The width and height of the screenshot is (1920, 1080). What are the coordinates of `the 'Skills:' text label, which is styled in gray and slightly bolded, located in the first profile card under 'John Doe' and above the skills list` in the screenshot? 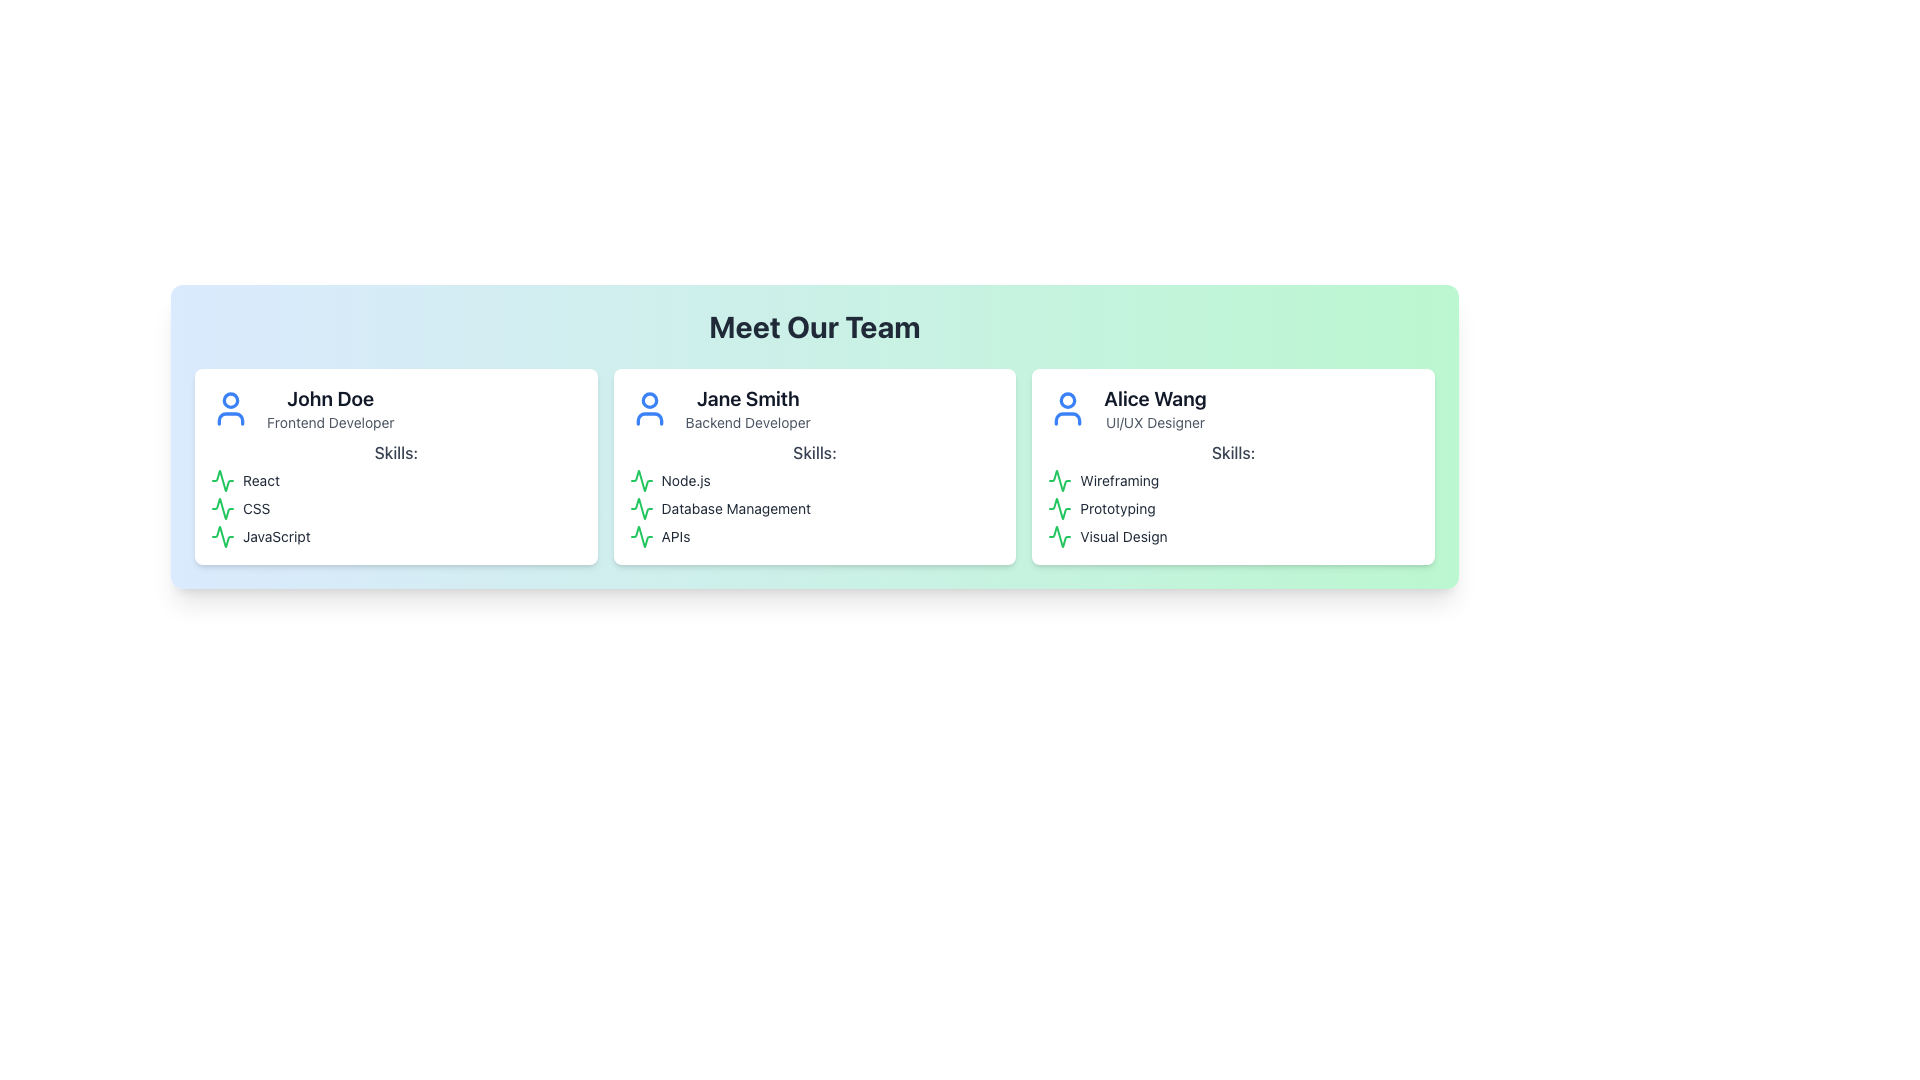 It's located at (396, 452).